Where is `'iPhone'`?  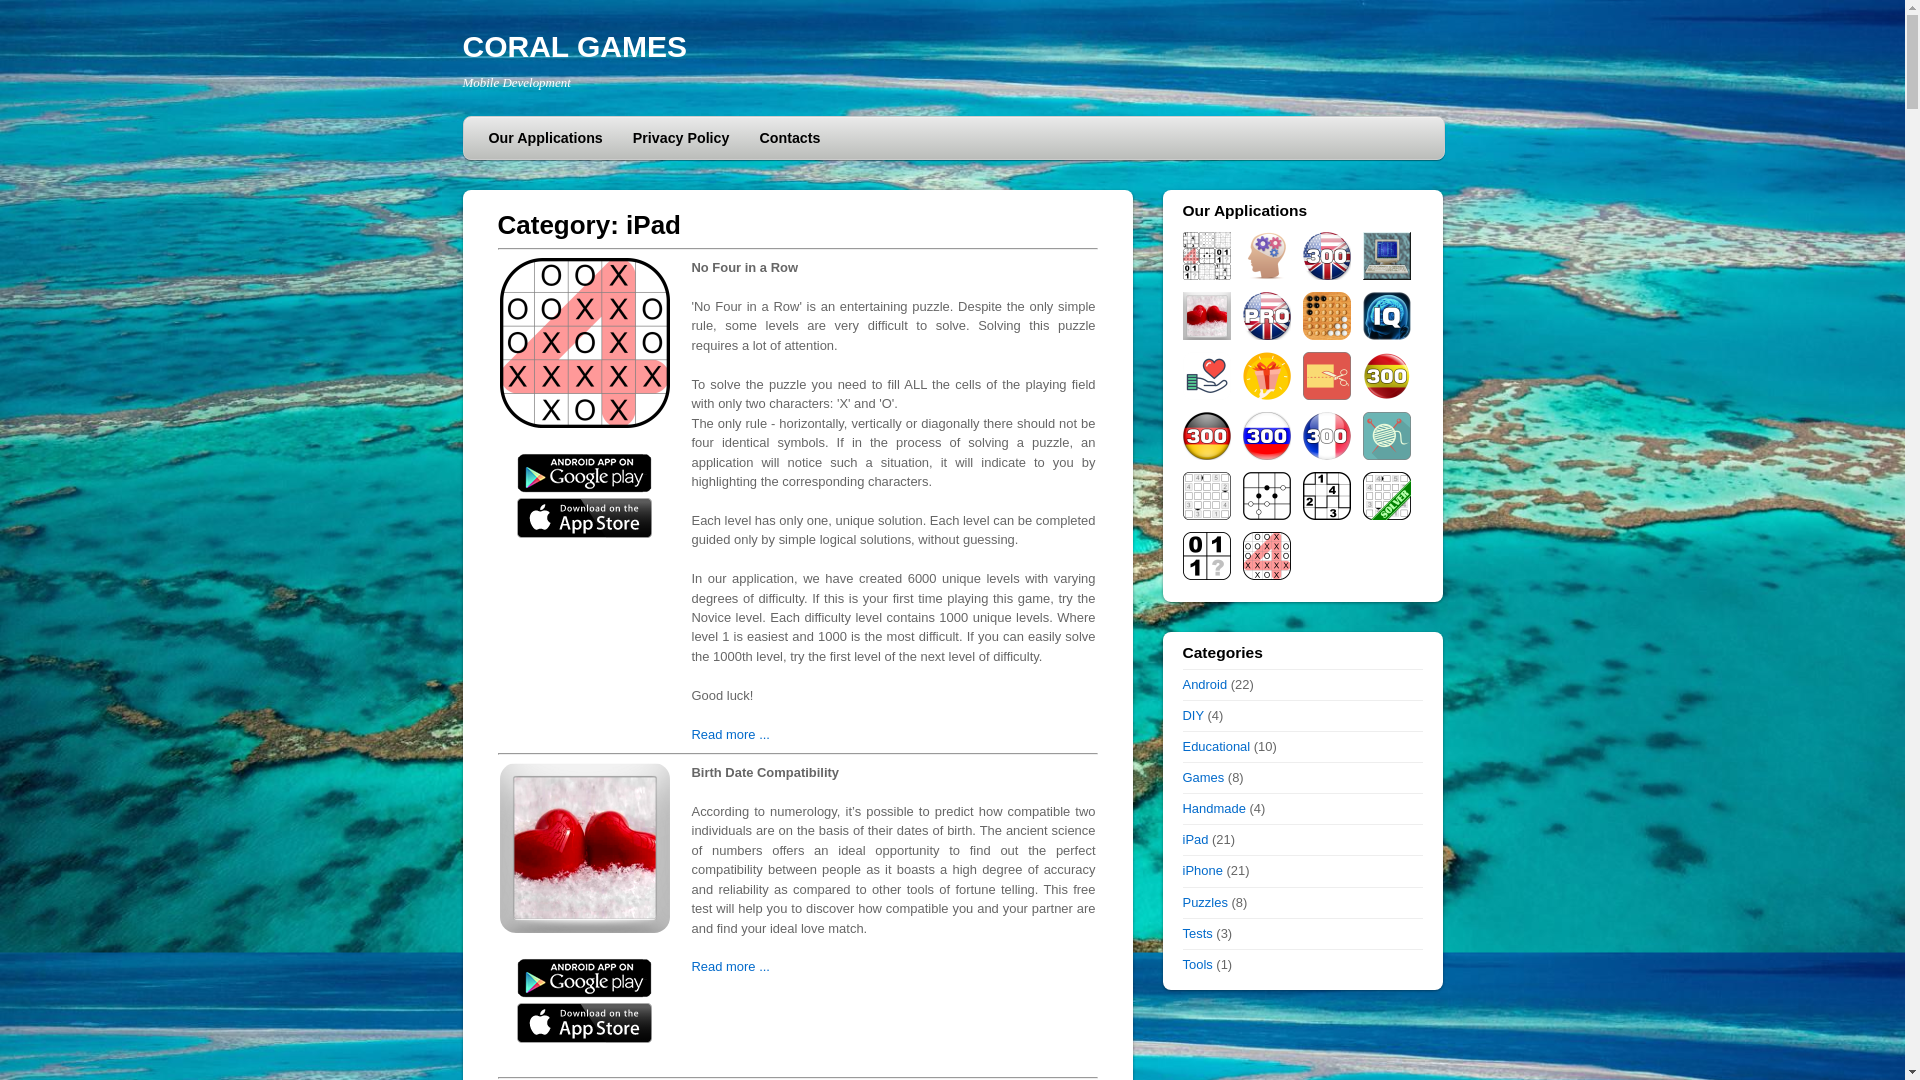
'iPhone' is located at coordinates (1200, 869).